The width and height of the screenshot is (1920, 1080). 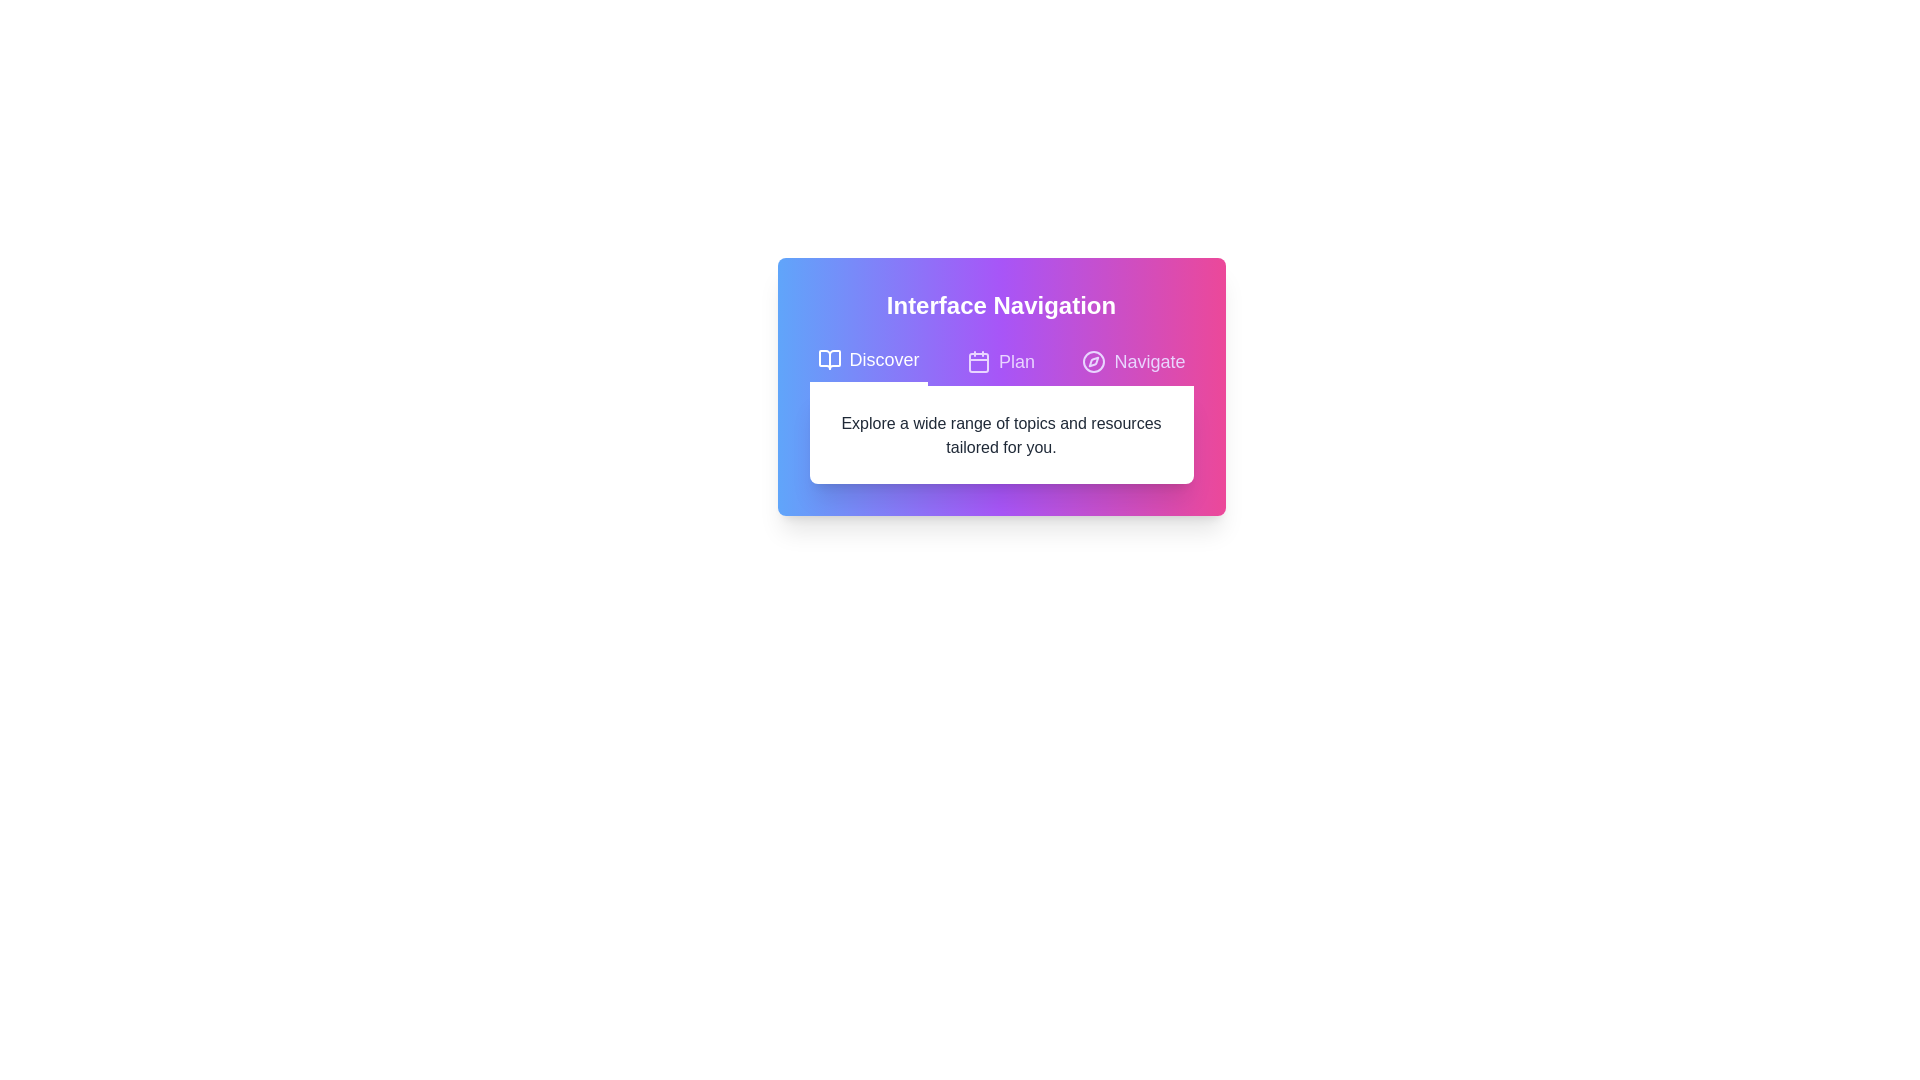 What do you see at coordinates (1000, 362) in the screenshot?
I see `the 'Plan' button, which features a calendar icon and is the second button in the horizontal tab list between 'Discover' and 'Navigate'` at bounding box center [1000, 362].